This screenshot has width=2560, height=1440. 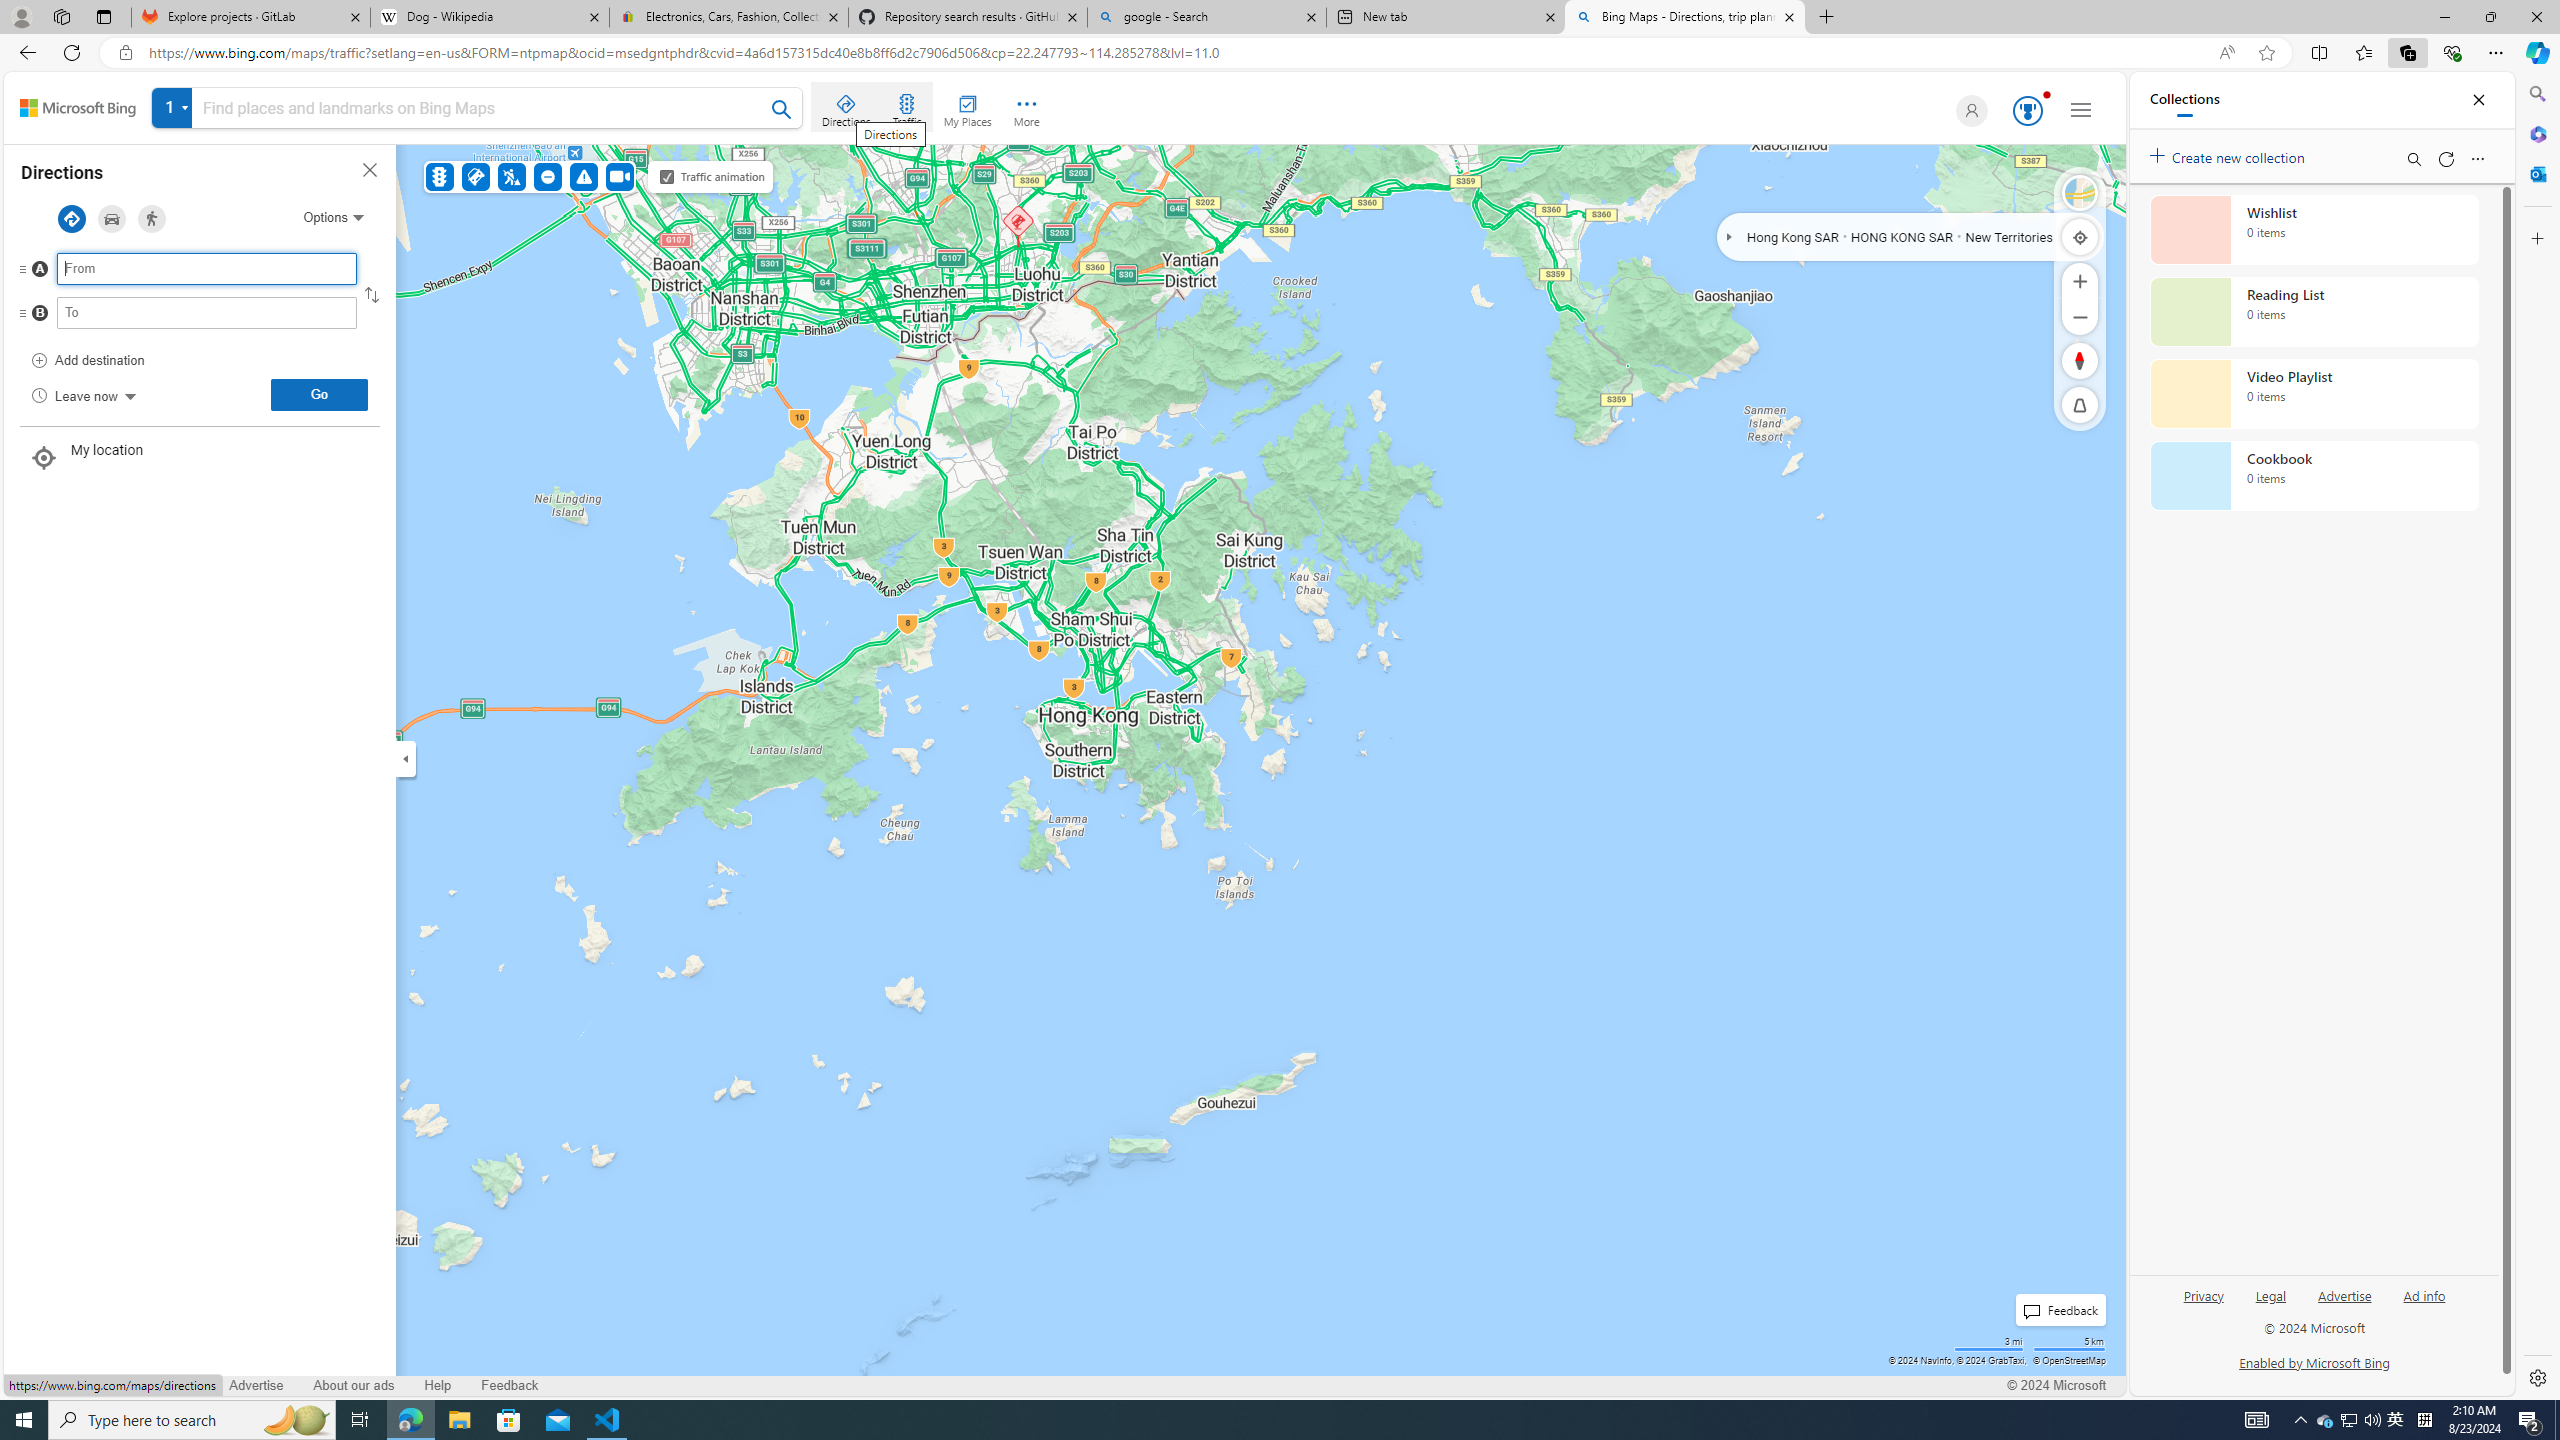 I want to click on 'More', so click(x=1026, y=107).